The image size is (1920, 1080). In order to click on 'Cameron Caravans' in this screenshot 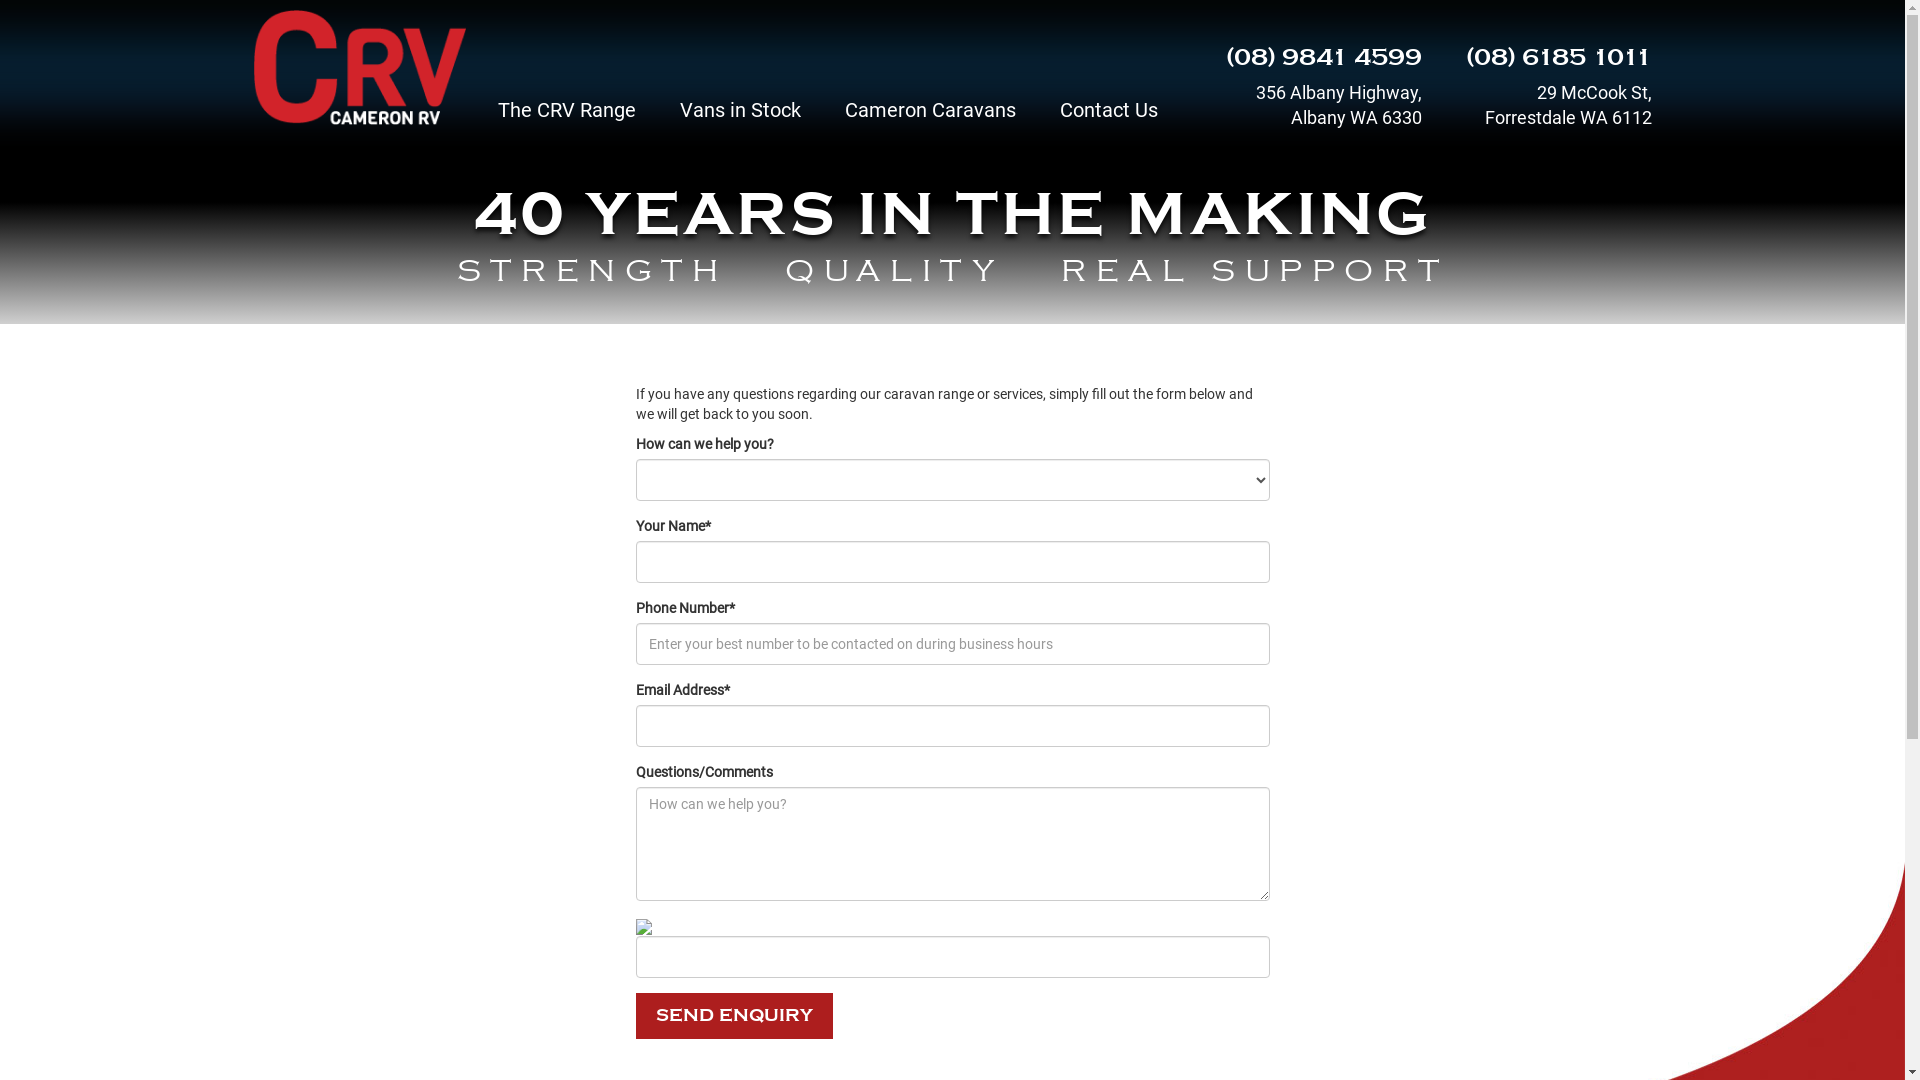, I will do `click(928, 119)`.